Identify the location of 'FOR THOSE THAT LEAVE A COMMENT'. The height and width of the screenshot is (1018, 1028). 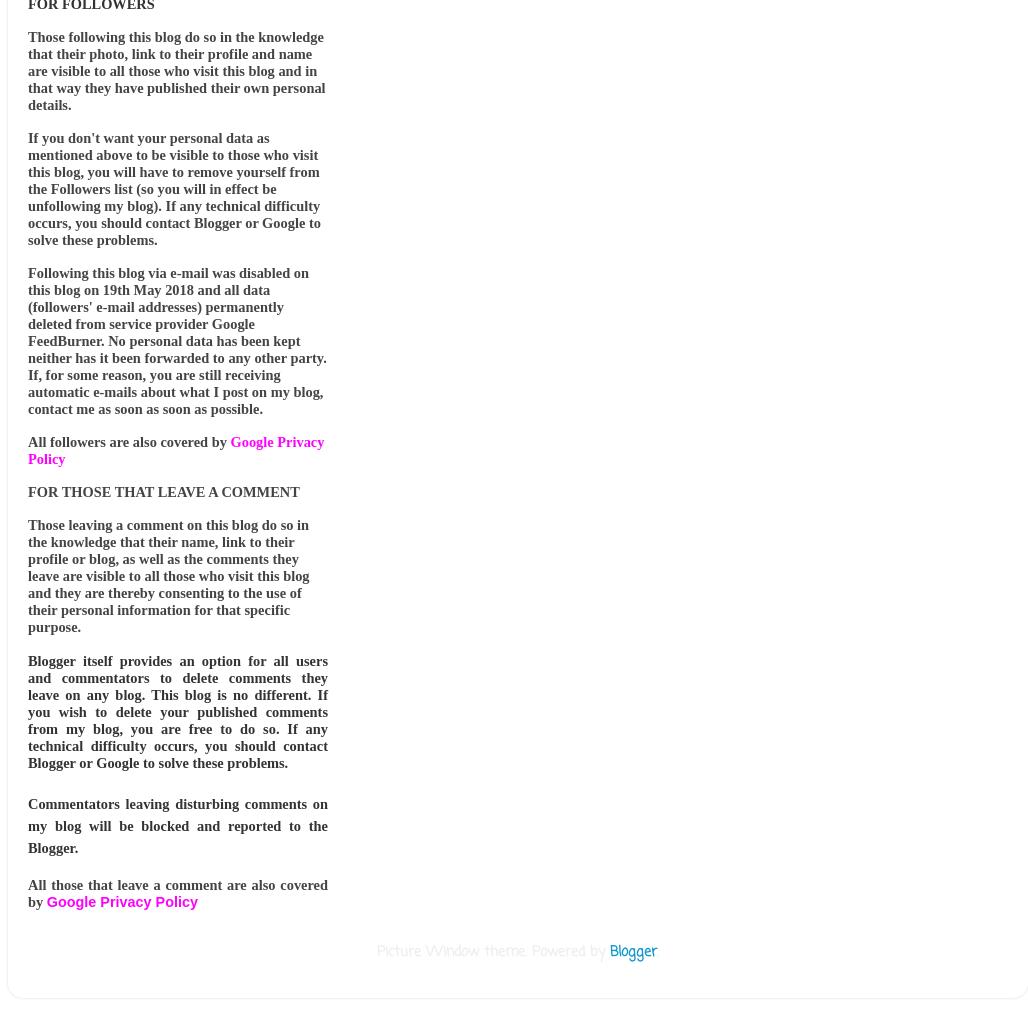
(163, 491).